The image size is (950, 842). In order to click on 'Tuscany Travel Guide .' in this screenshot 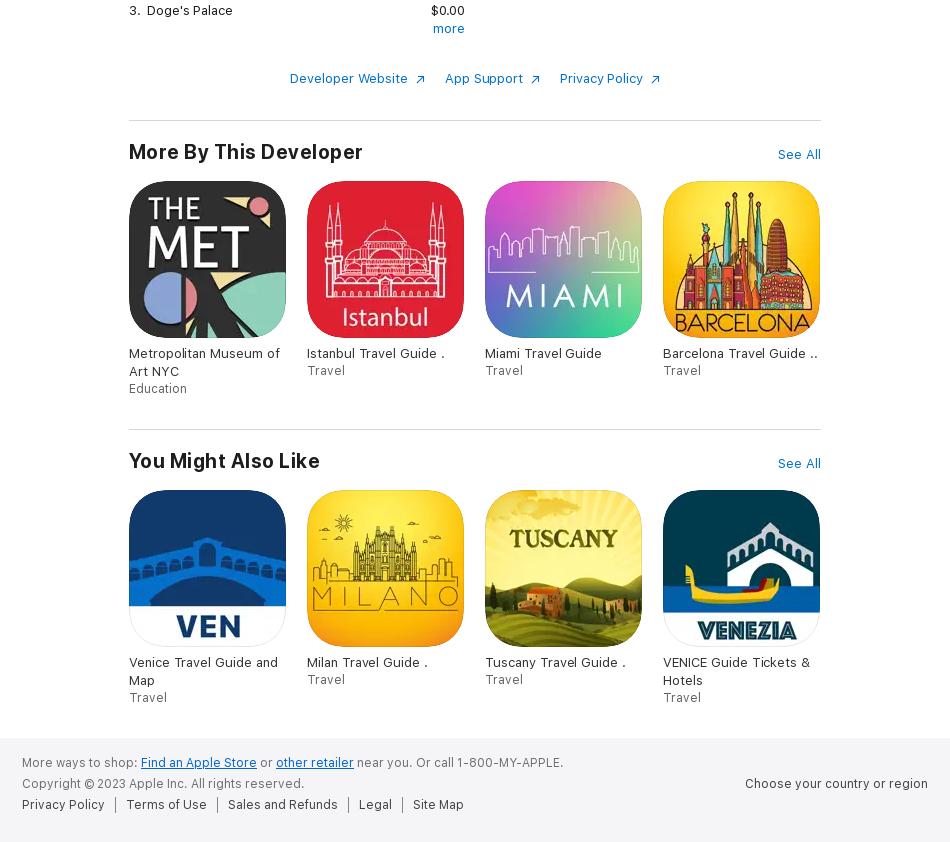, I will do `click(484, 661)`.